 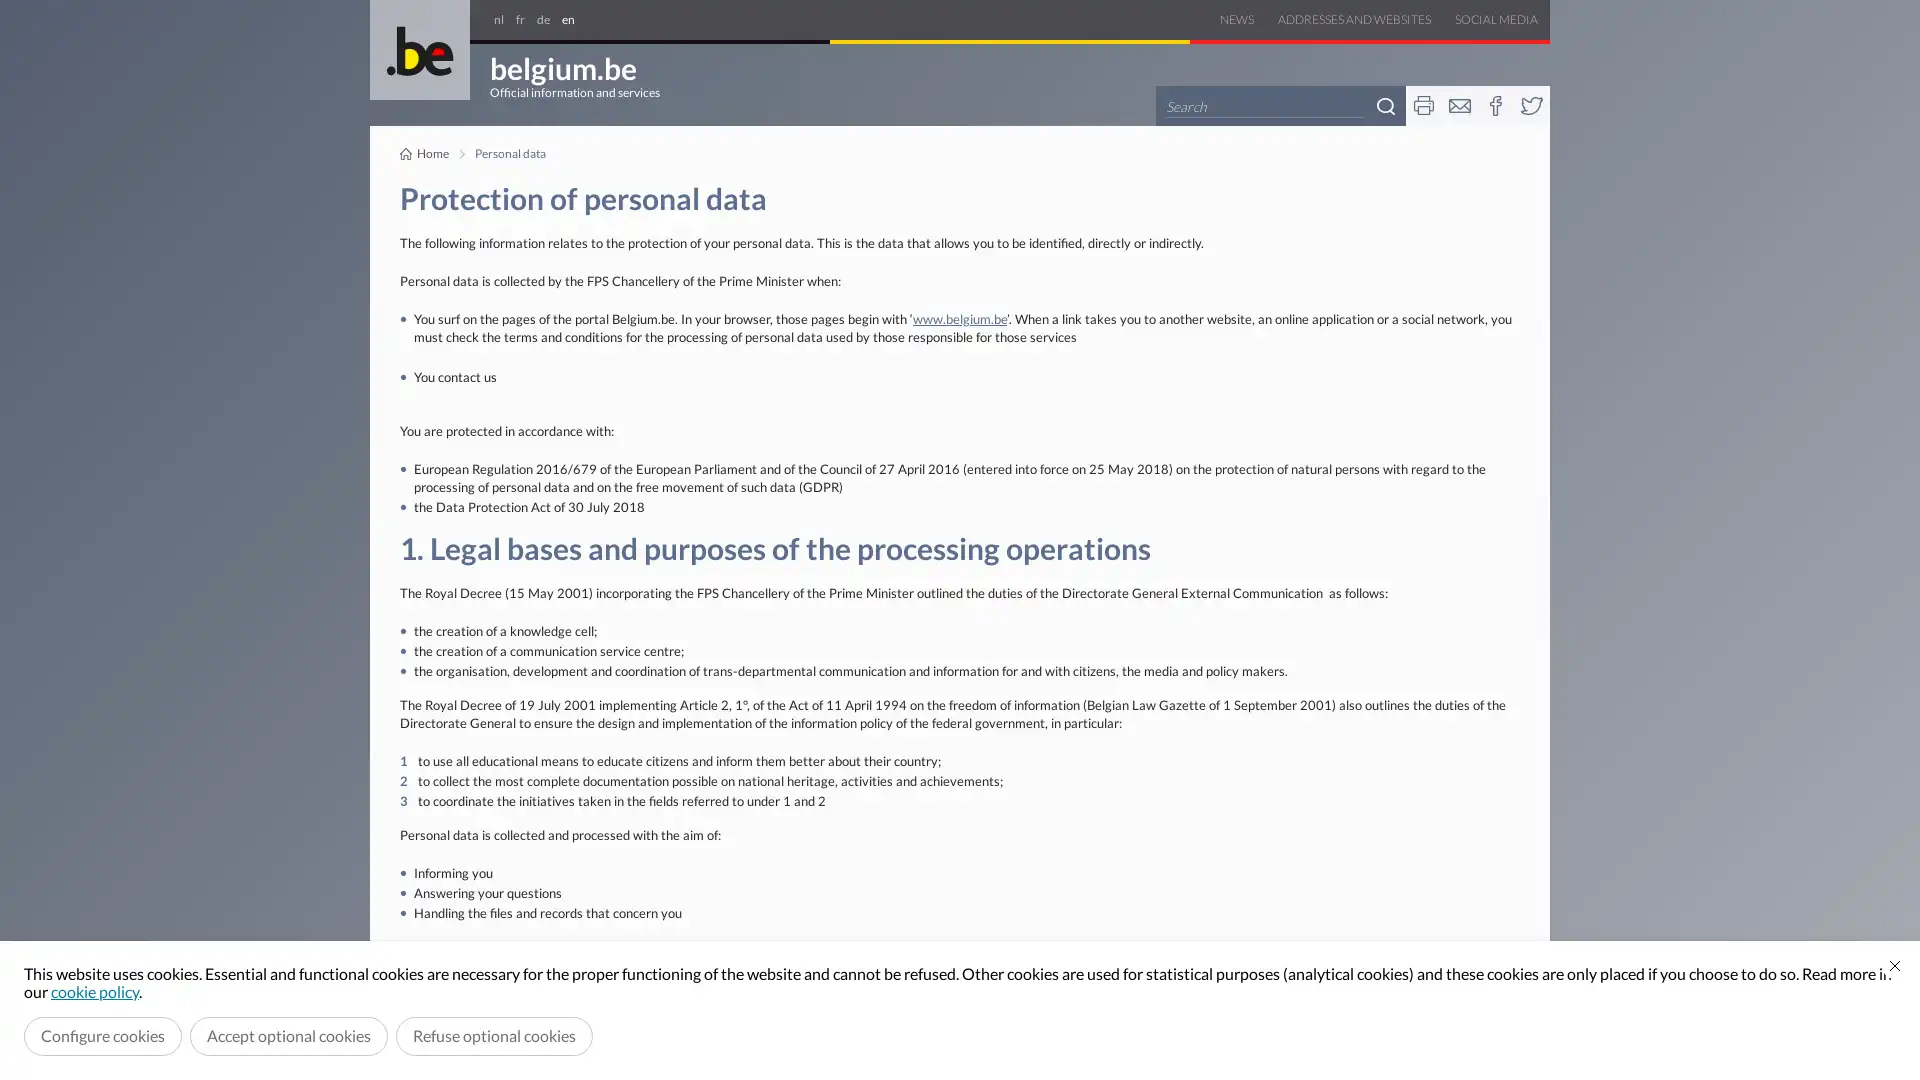 I want to click on Accept optional cookies, so click(x=287, y=1035).